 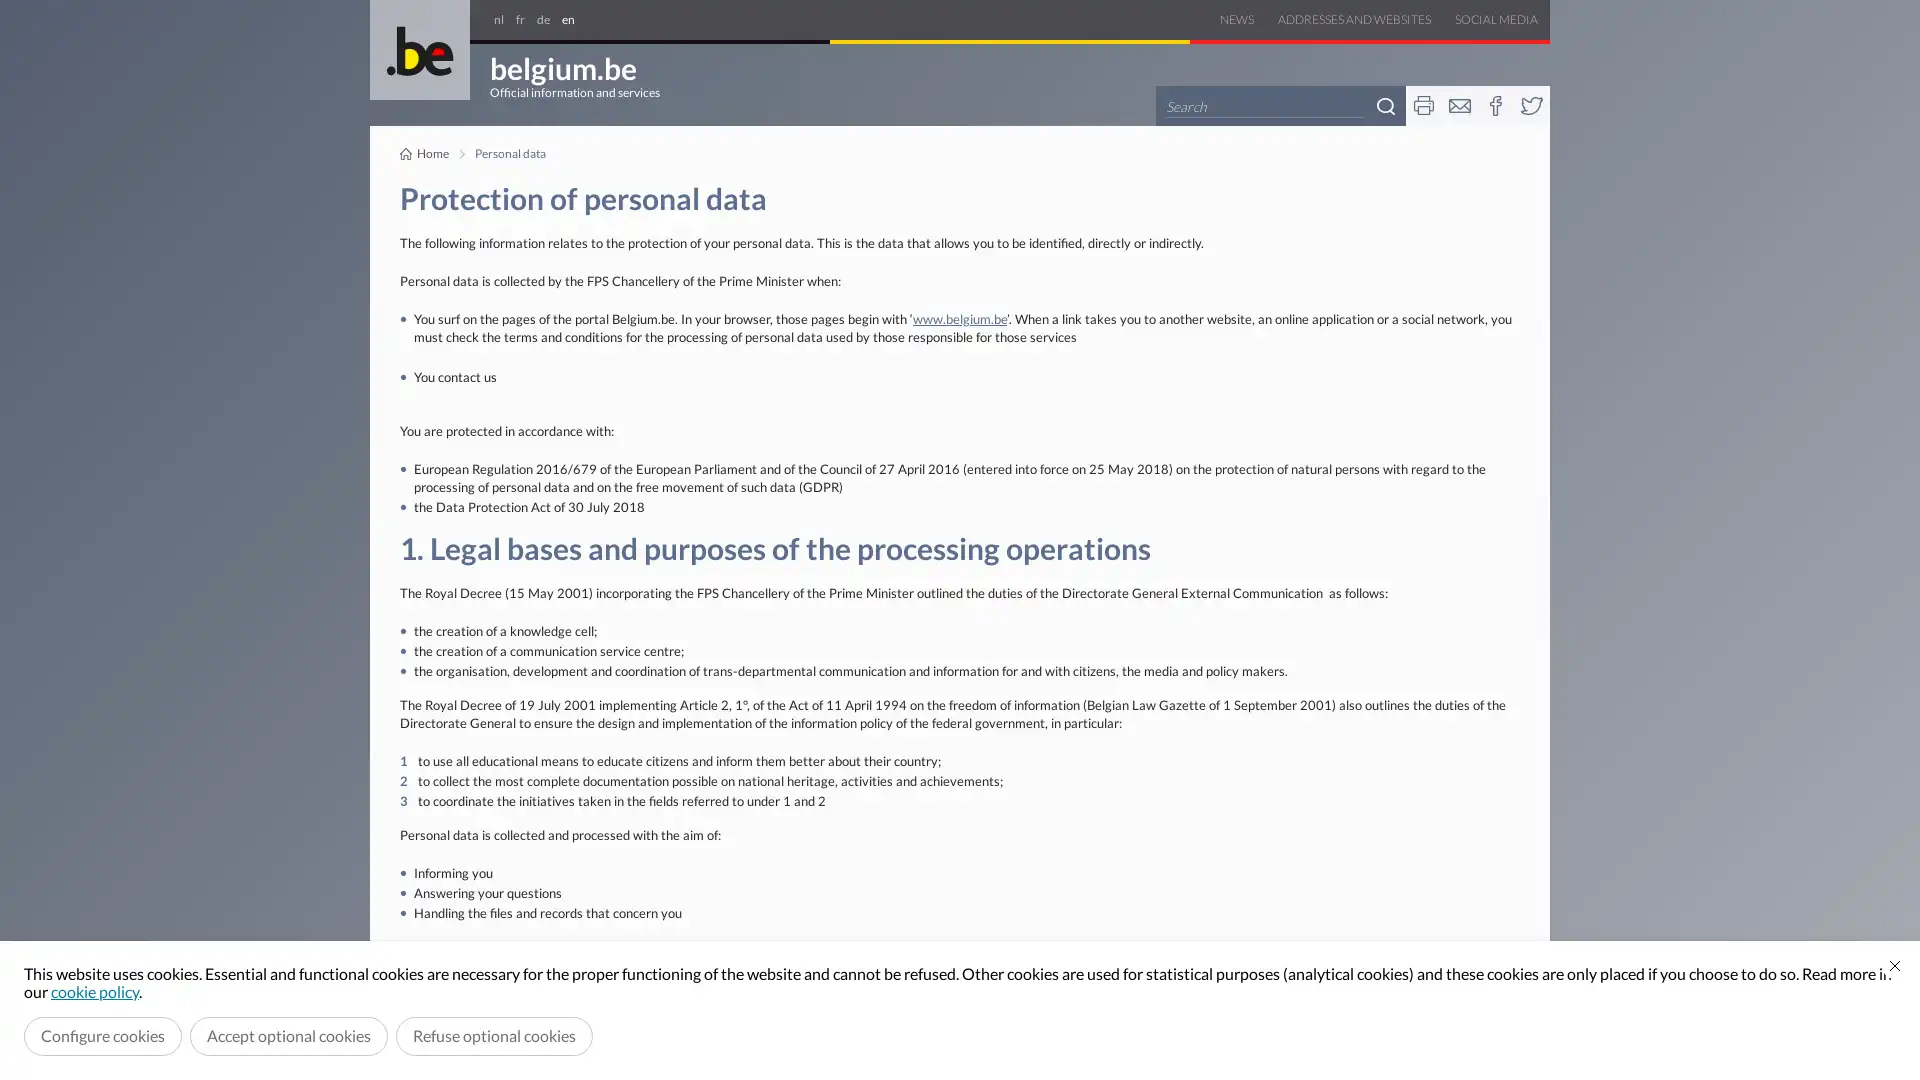 I want to click on Accept optional cookies, so click(x=287, y=1035).